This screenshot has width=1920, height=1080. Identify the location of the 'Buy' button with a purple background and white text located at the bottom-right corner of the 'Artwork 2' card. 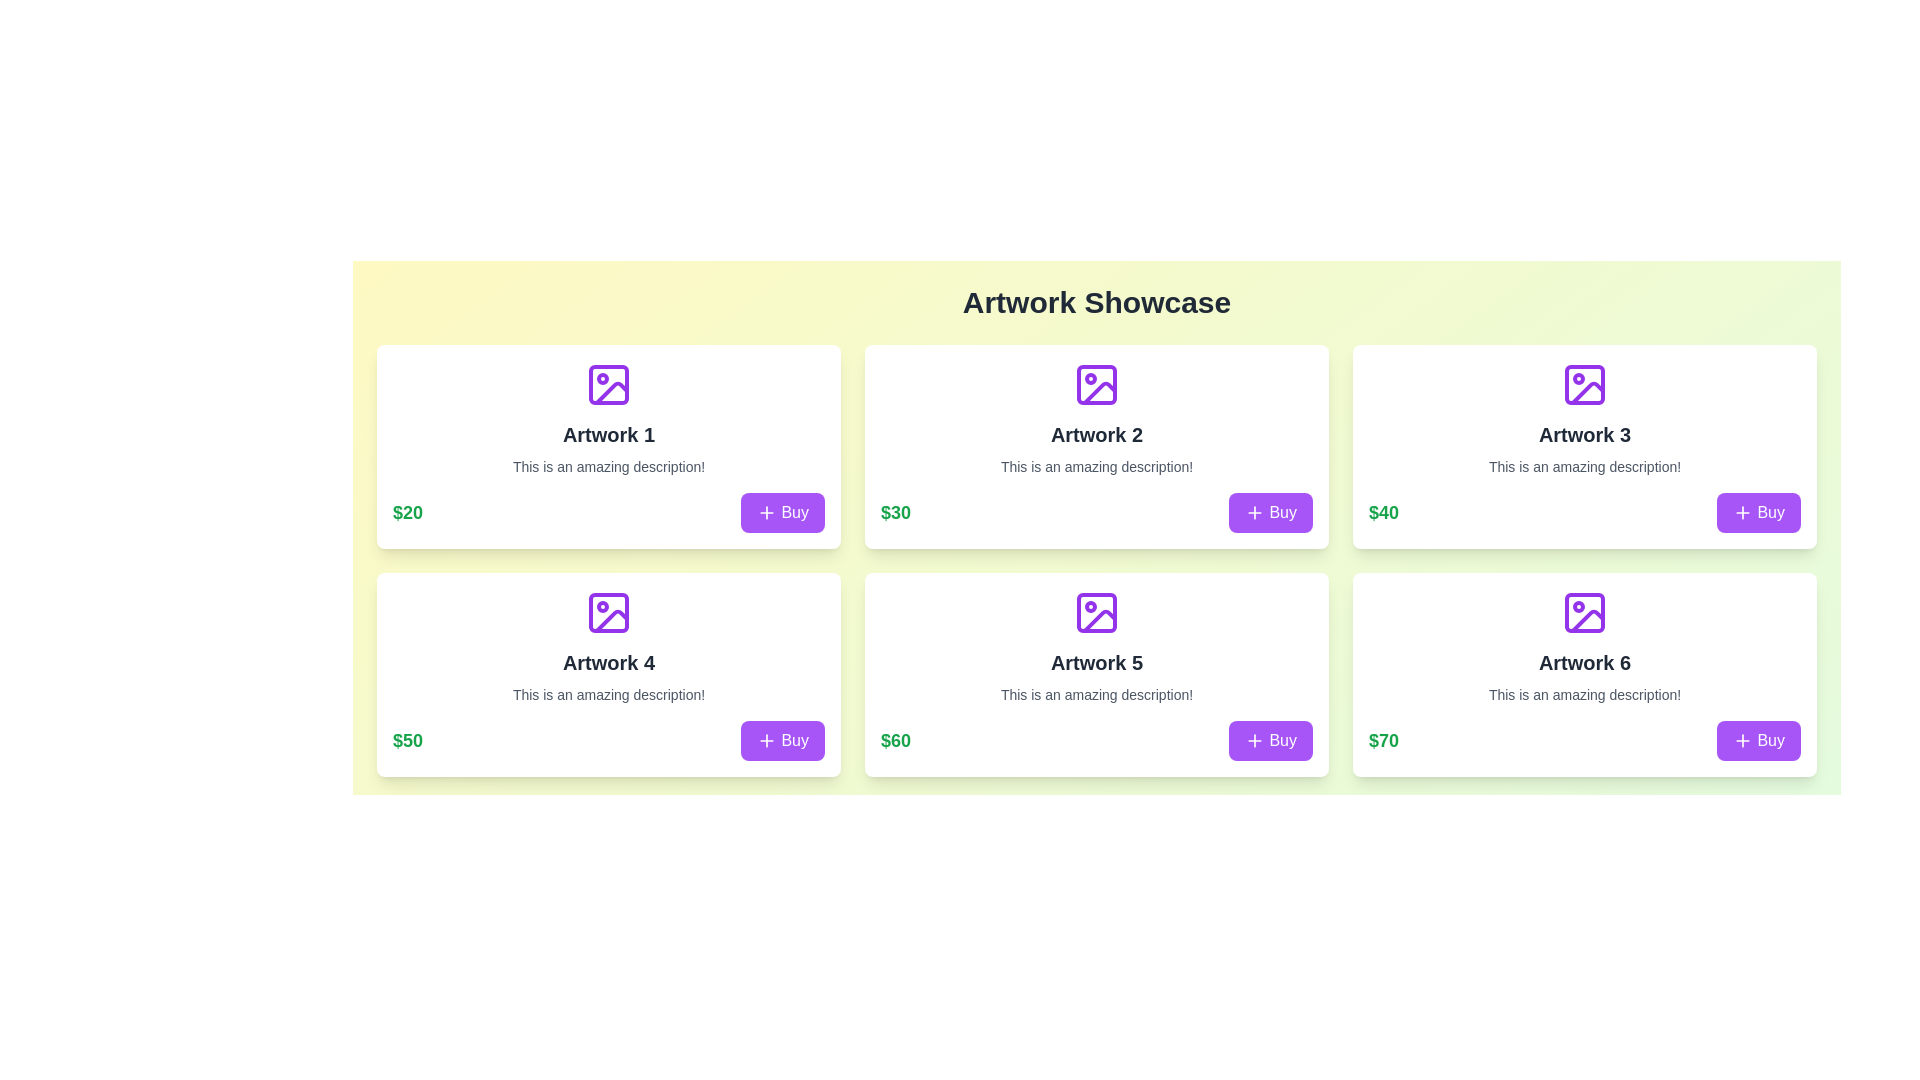
(1270, 512).